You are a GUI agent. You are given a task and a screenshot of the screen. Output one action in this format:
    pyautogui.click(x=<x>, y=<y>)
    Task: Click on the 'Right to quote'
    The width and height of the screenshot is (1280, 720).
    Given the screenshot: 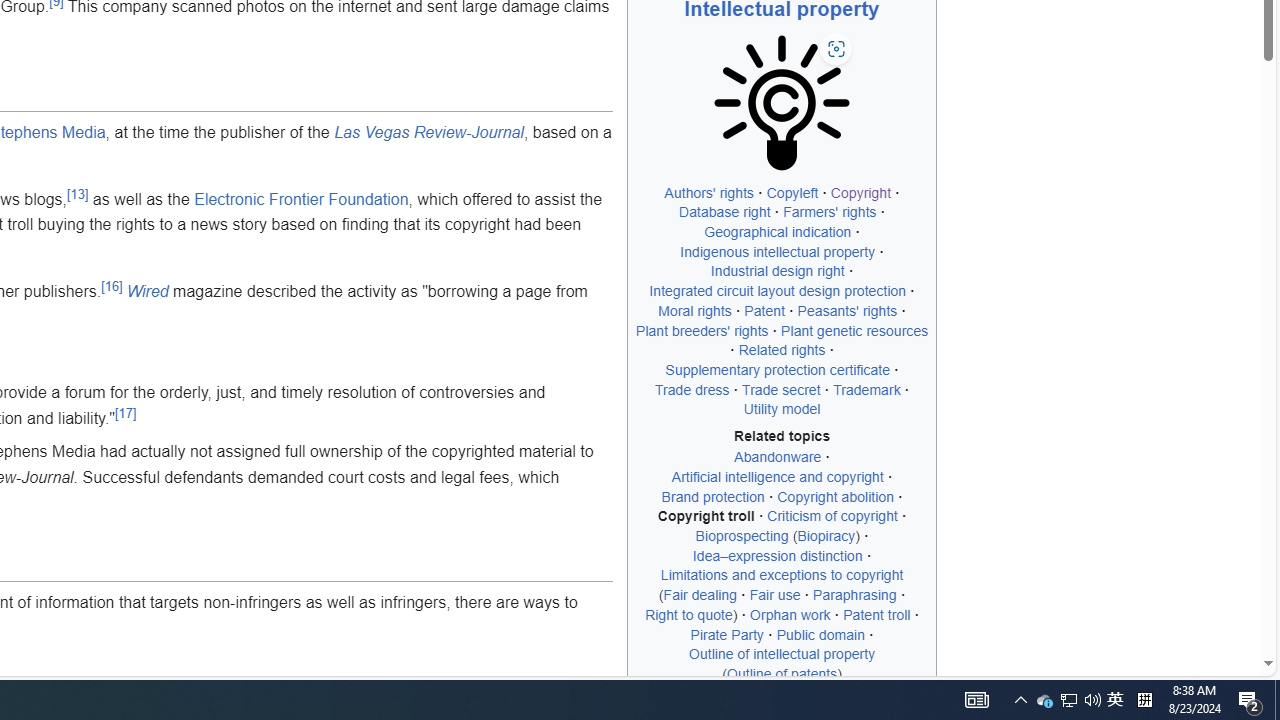 What is the action you would take?
    pyautogui.click(x=689, y=613)
    